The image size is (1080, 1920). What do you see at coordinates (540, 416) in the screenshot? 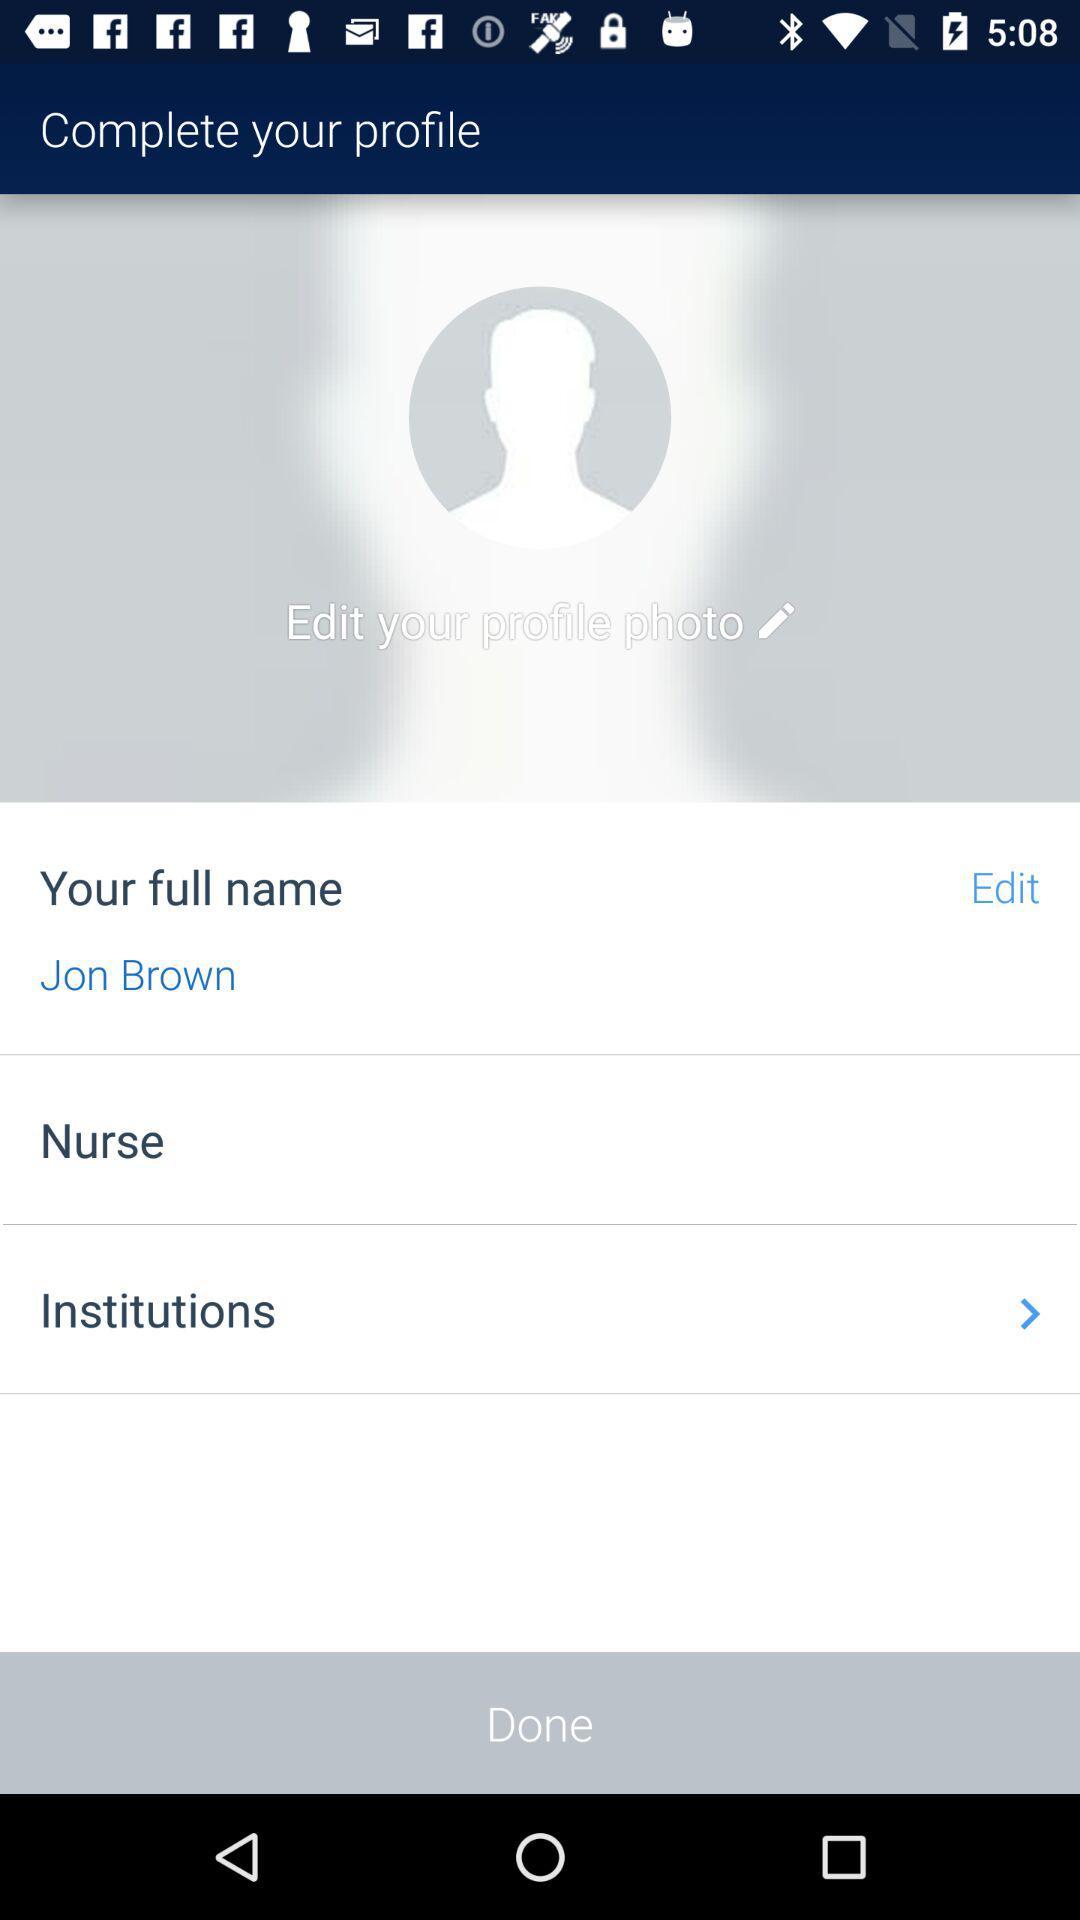
I see `the icon above edit your profile photo` at bounding box center [540, 416].